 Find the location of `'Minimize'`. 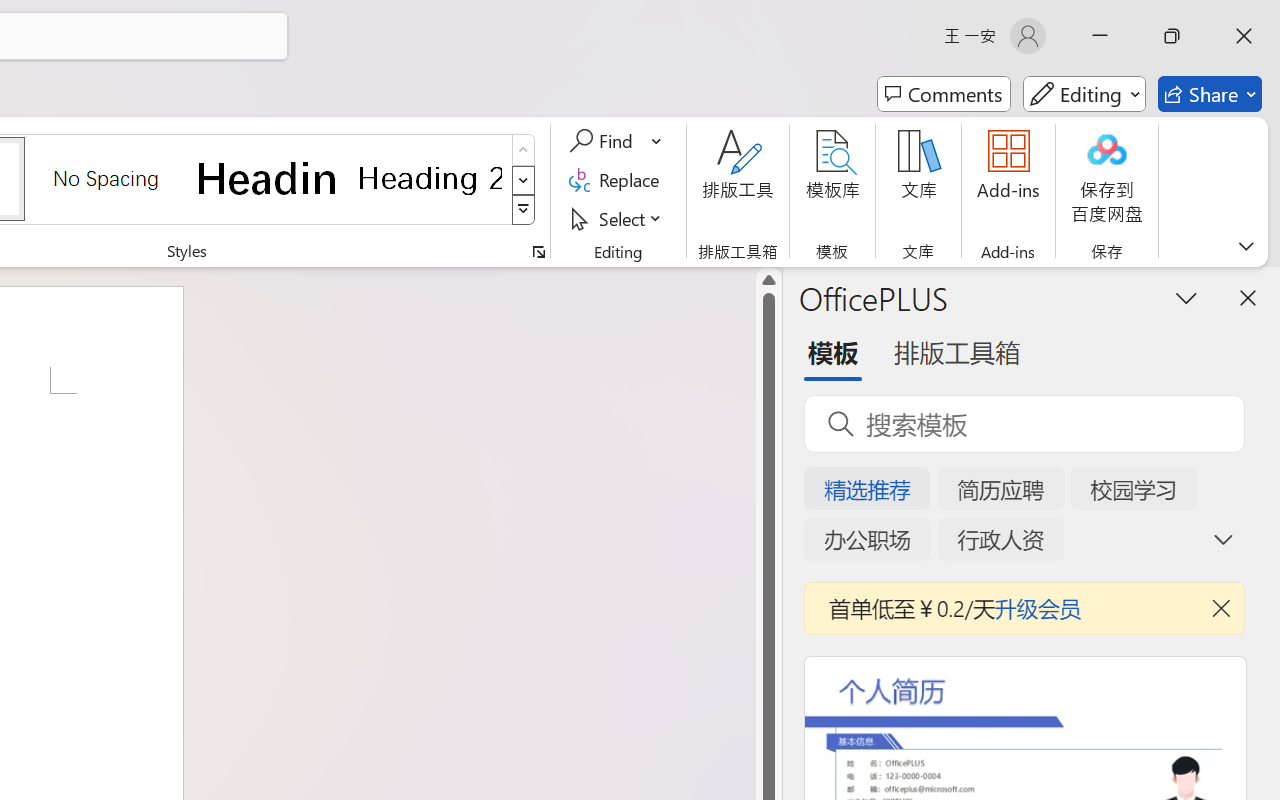

'Minimize' is located at coordinates (1099, 35).